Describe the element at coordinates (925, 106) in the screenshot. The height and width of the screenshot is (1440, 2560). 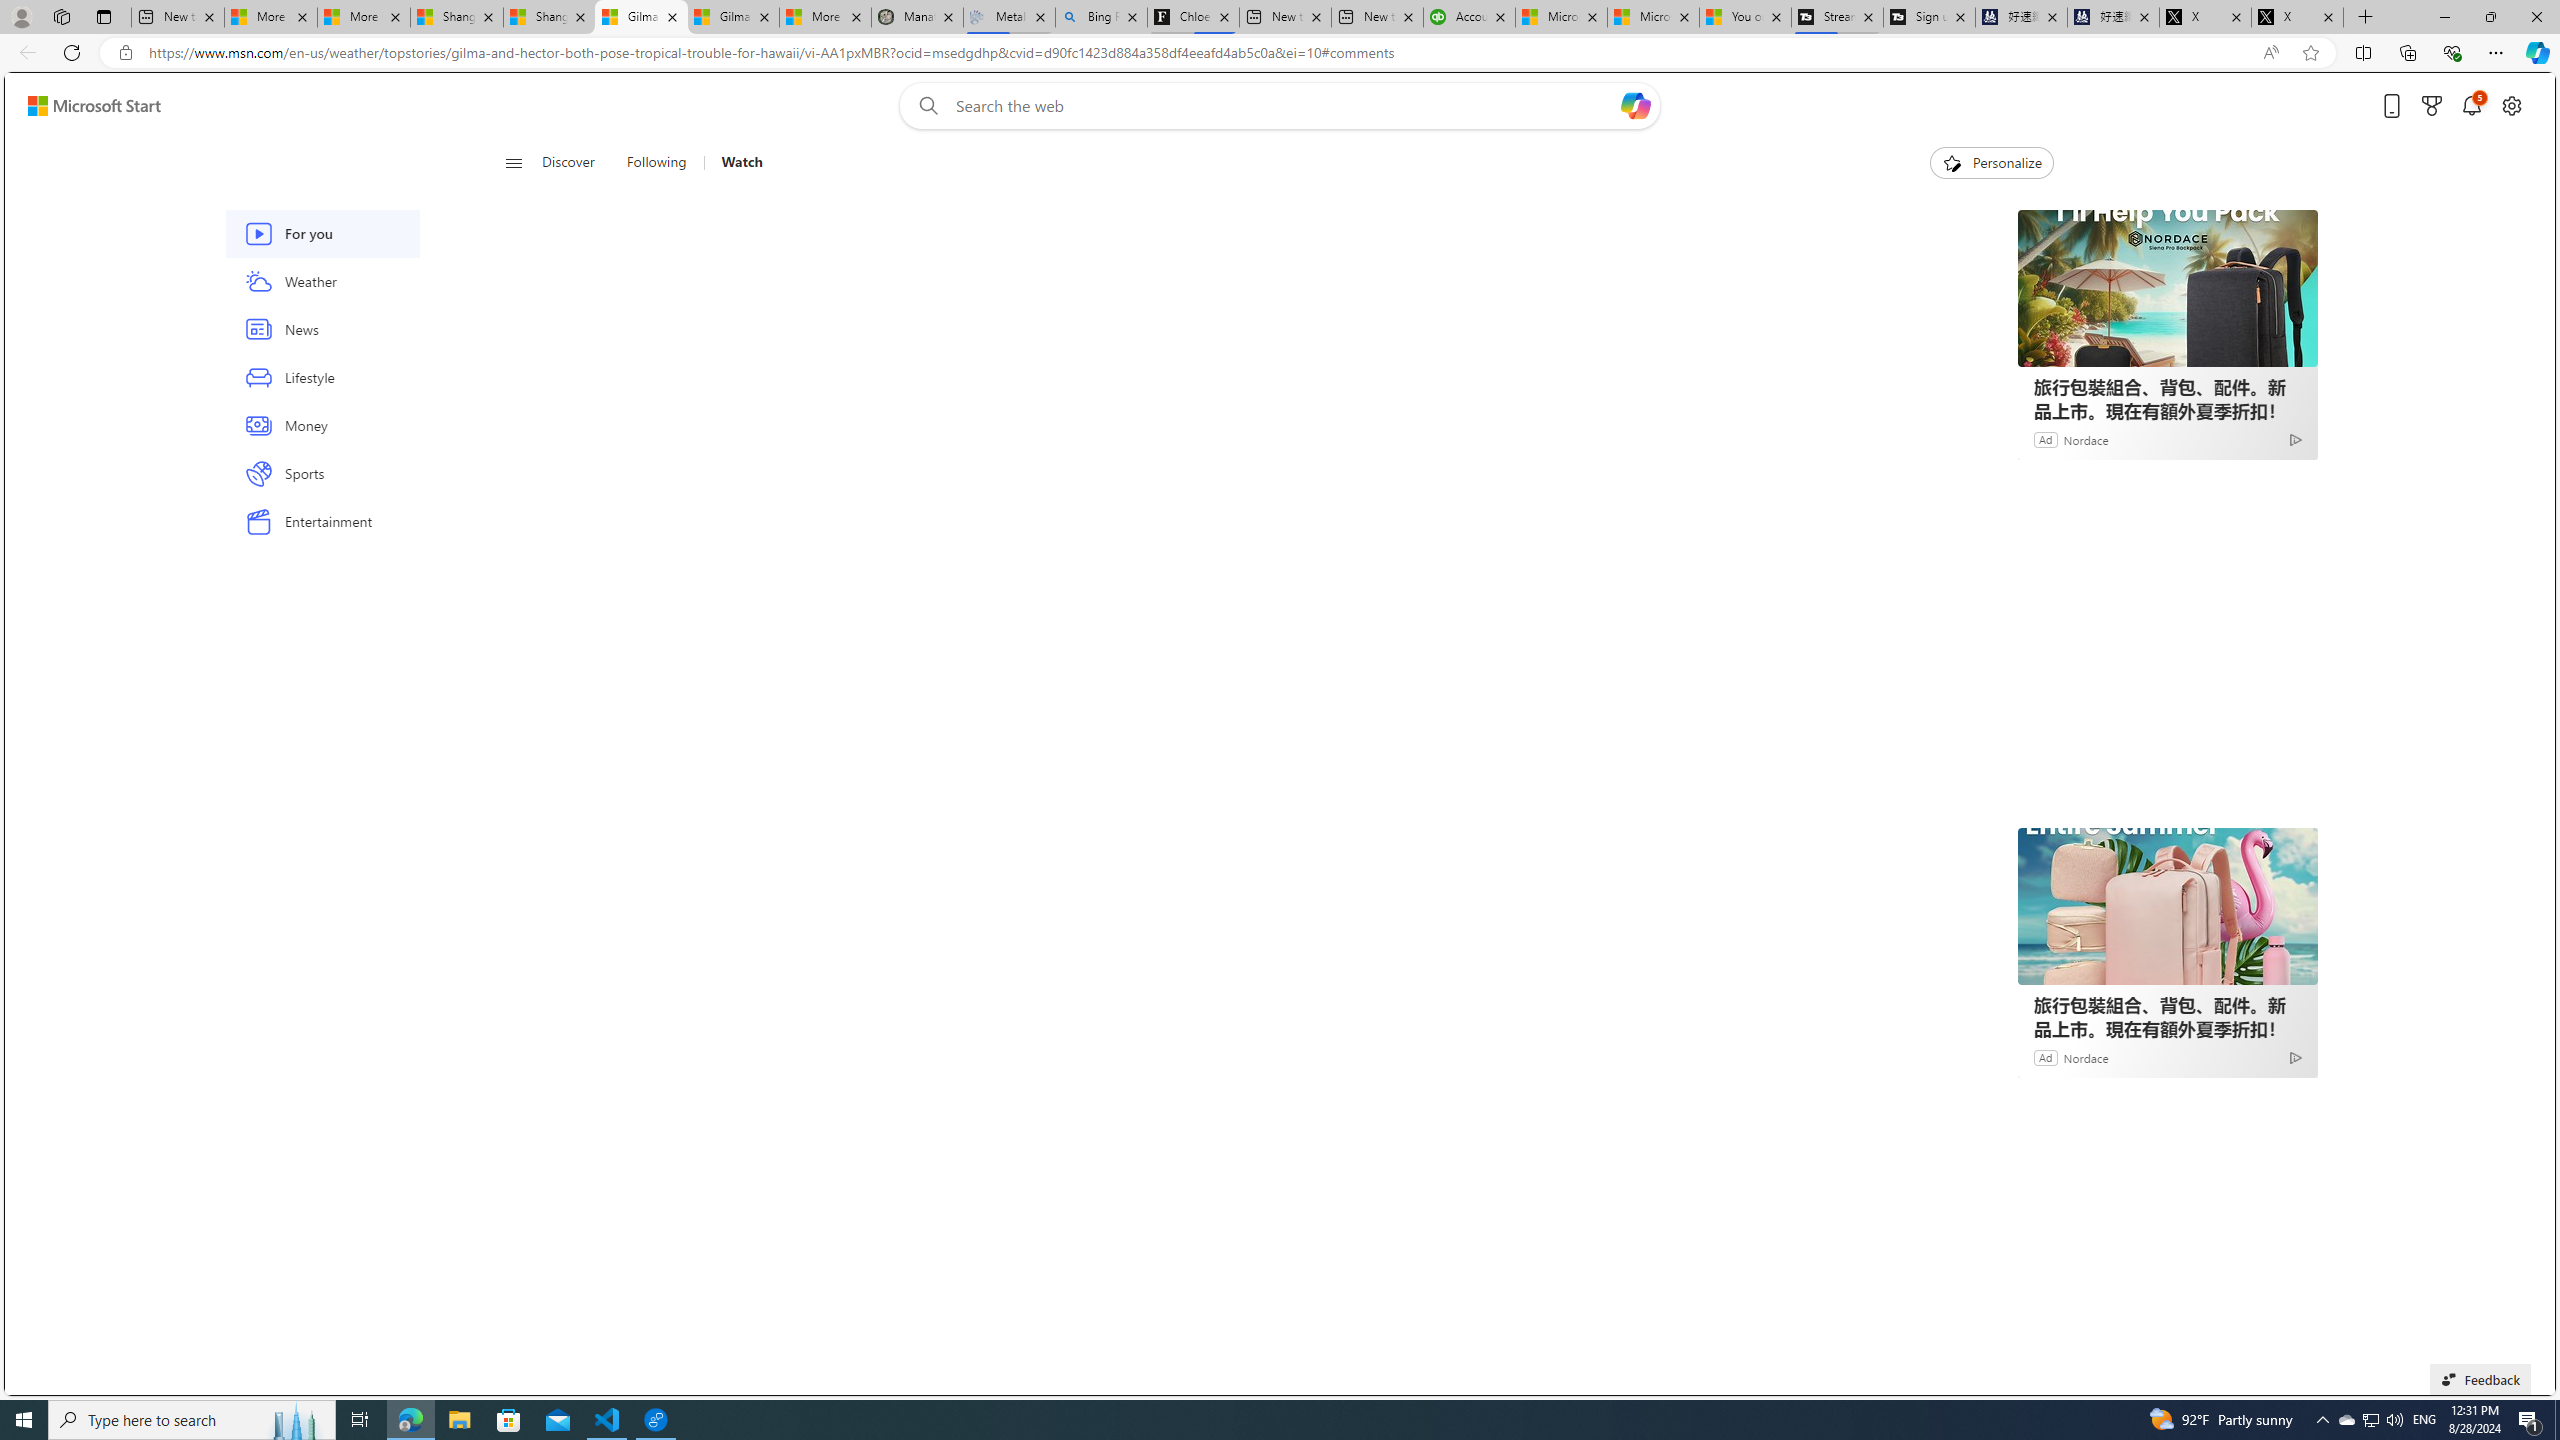
I see `'Web search'` at that location.